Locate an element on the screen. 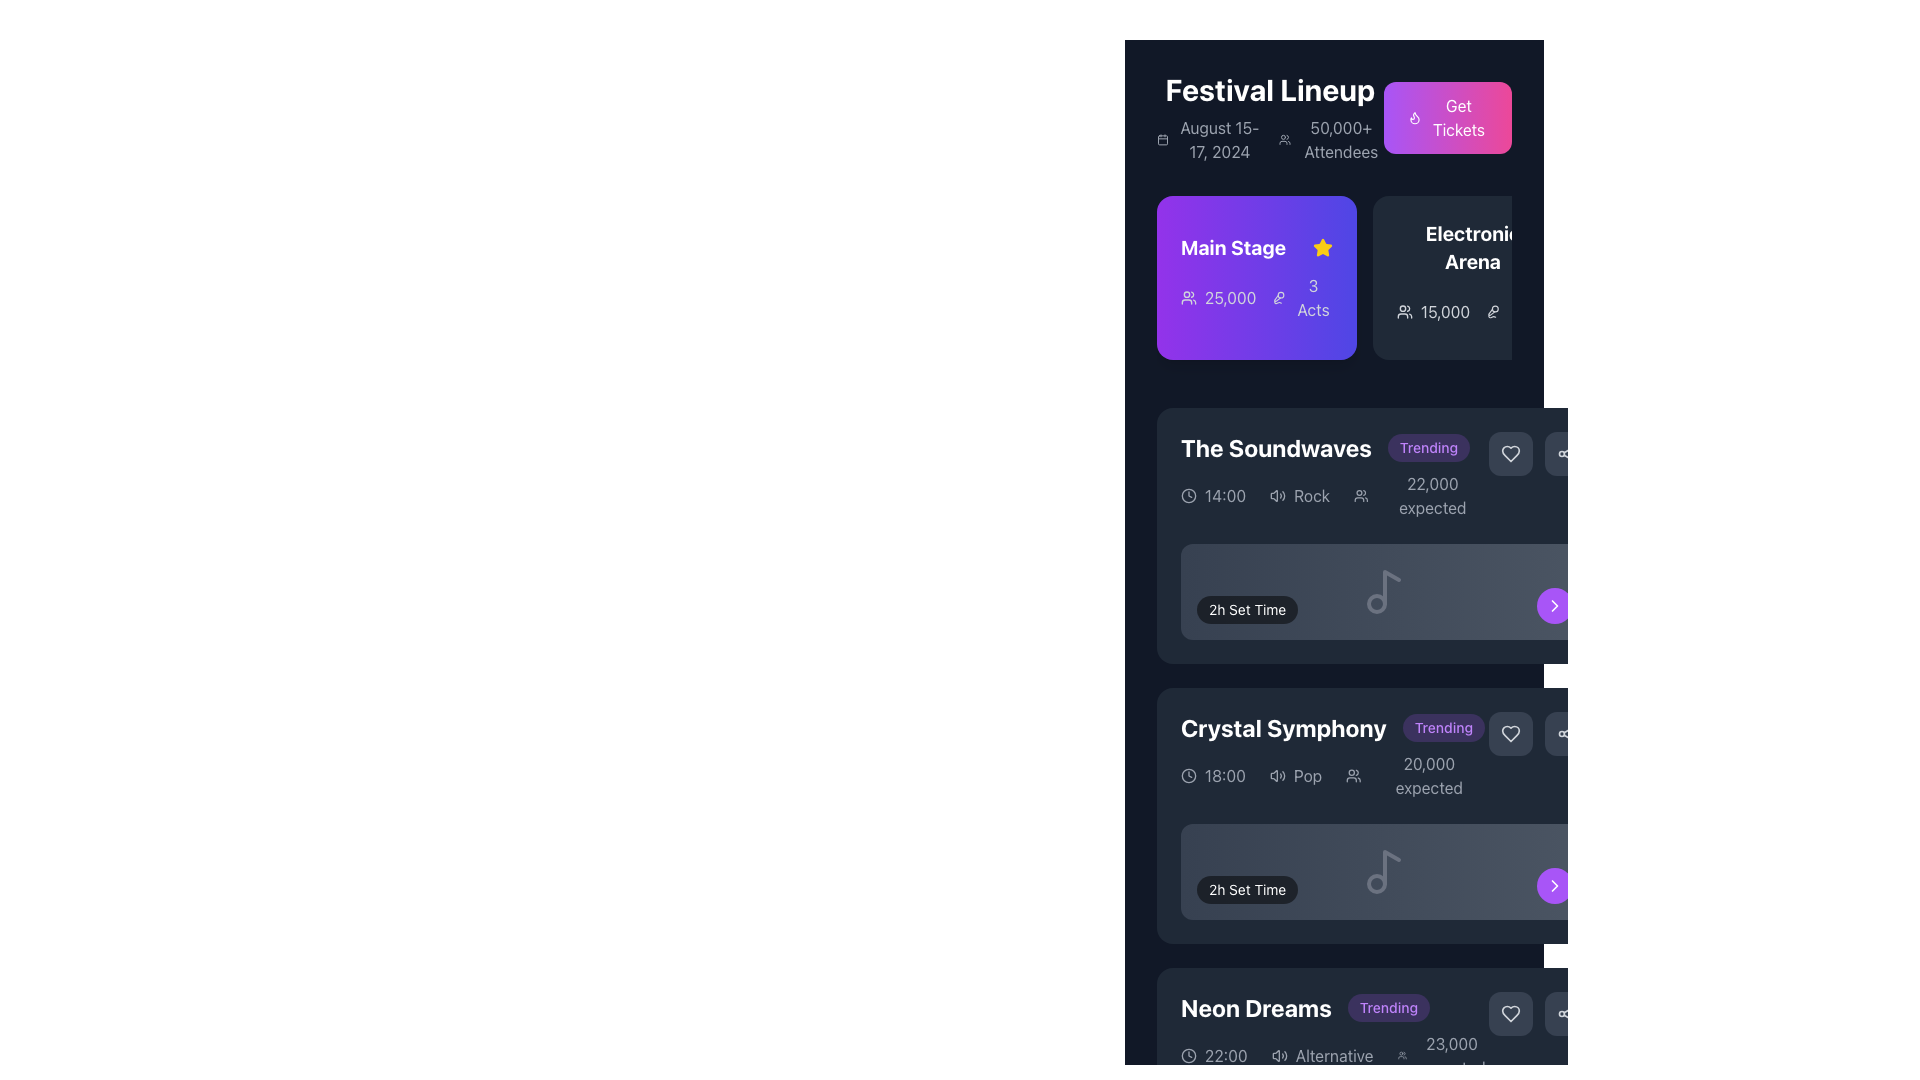 Image resolution: width=1920 pixels, height=1080 pixels. the Text Label with an Icon that indicates the time of the 'Neon Dreams' event, positioned below the event title and next to genre and audience size information is located at coordinates (1213, 1055).